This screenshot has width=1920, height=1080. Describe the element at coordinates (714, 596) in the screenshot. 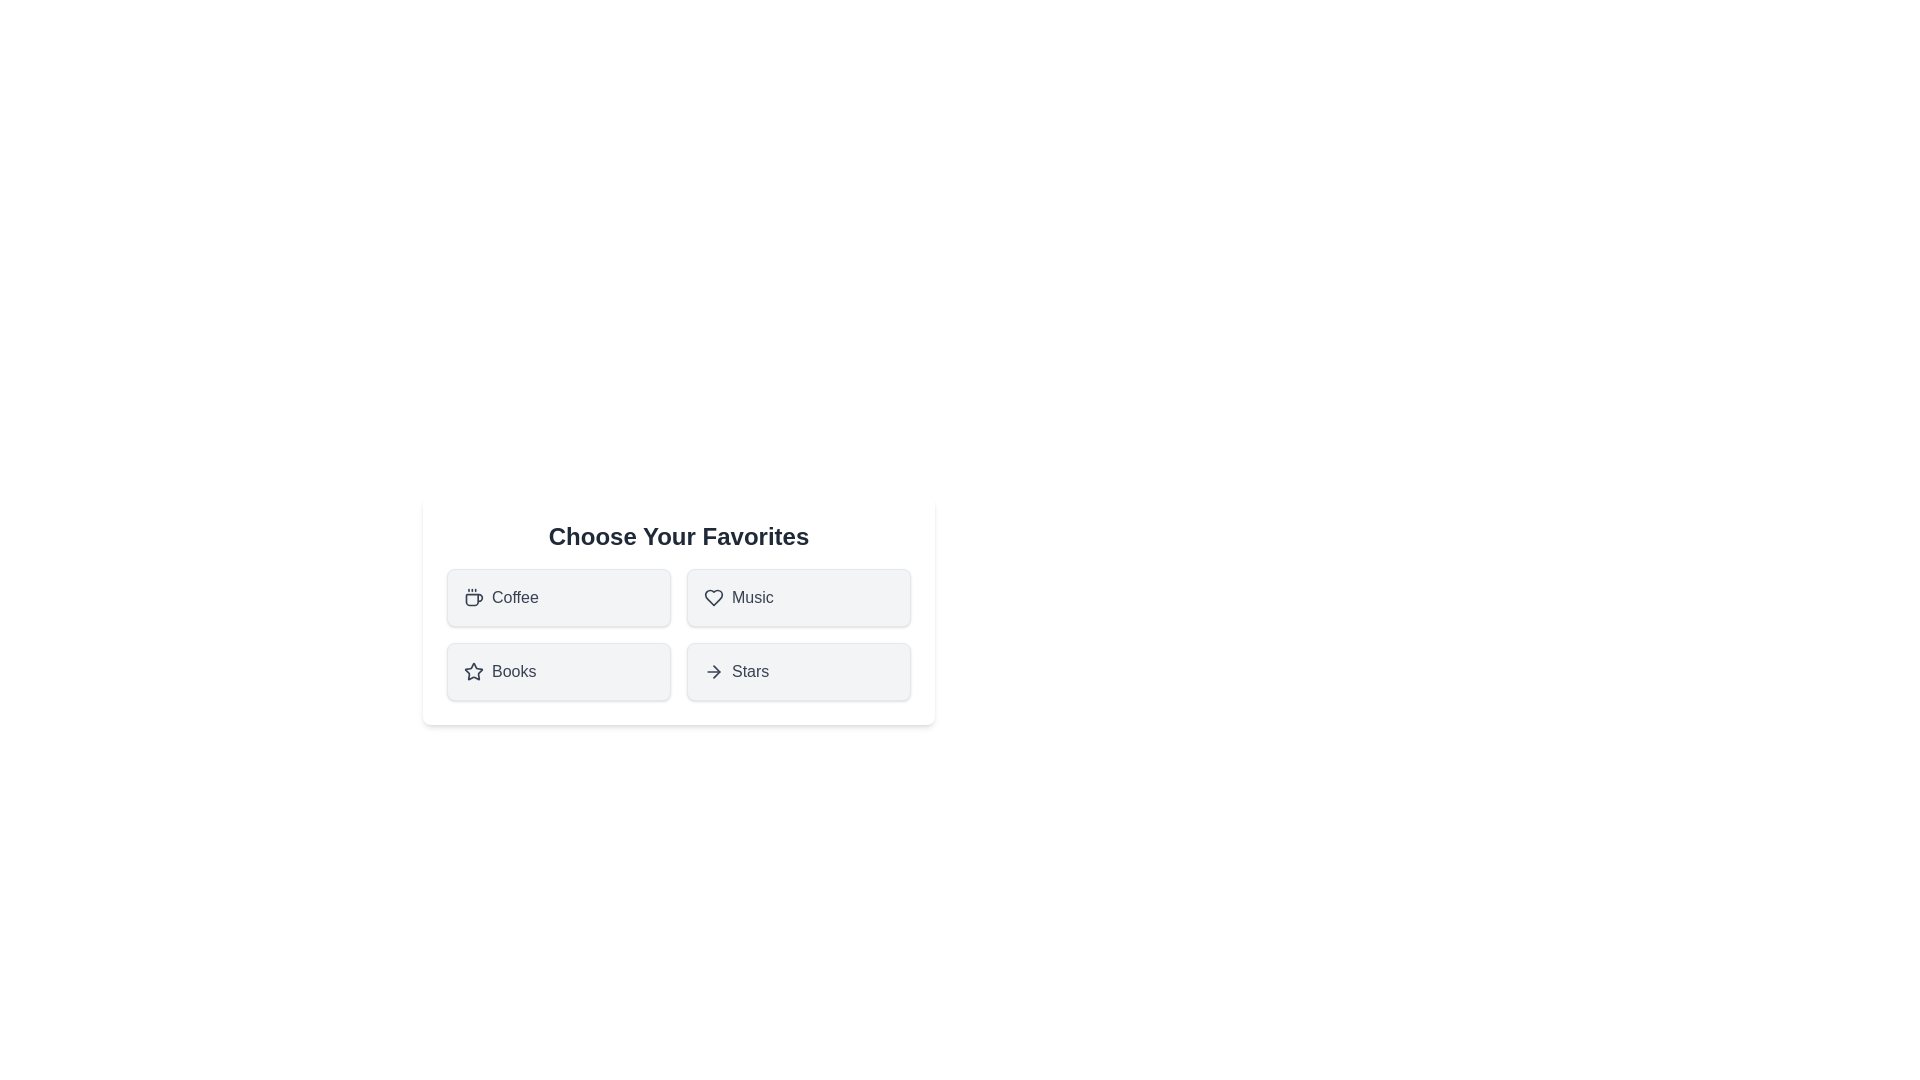

I see `the heart-shaped 'like' indicator icon associated with the 'Music' button` at that location.